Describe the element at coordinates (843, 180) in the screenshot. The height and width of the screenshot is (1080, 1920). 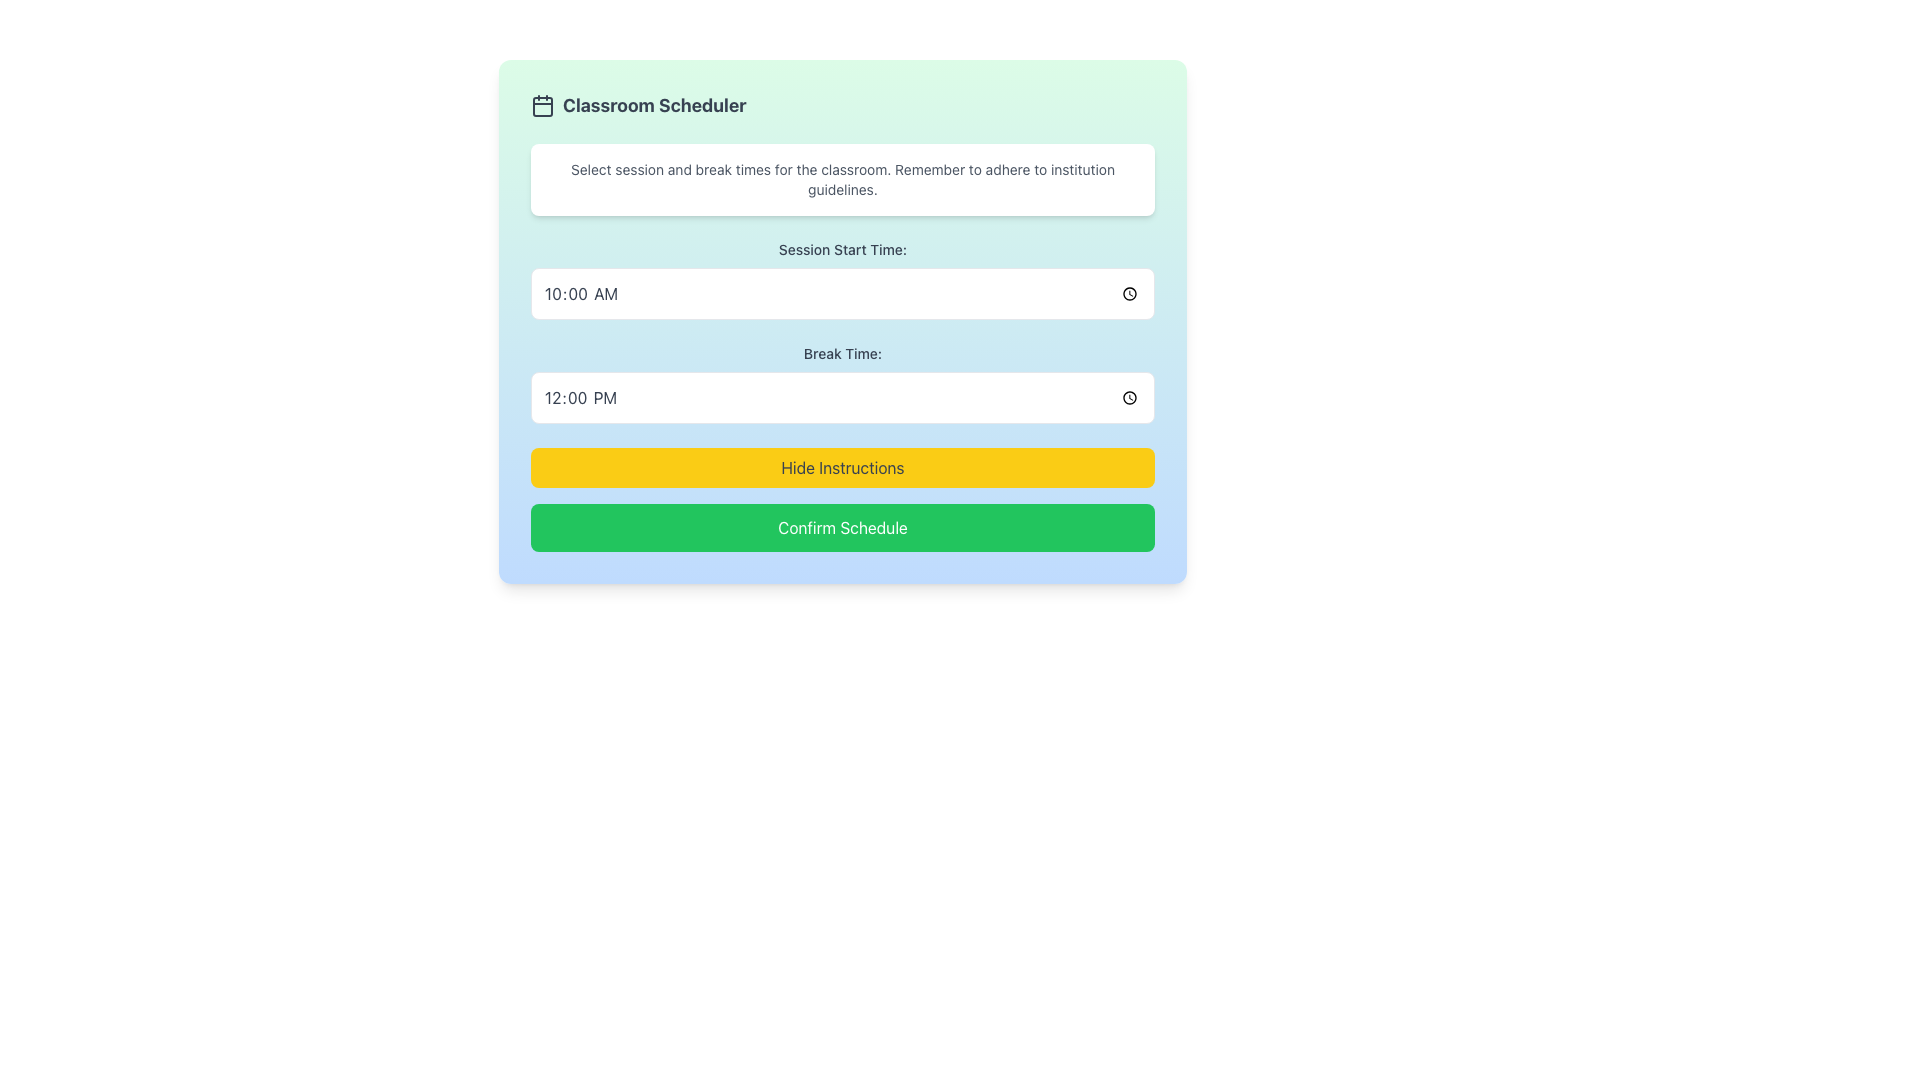
I see `instructional text label located at the top section of the 'Classroom Scheduler' form, directly below the title` at that location.